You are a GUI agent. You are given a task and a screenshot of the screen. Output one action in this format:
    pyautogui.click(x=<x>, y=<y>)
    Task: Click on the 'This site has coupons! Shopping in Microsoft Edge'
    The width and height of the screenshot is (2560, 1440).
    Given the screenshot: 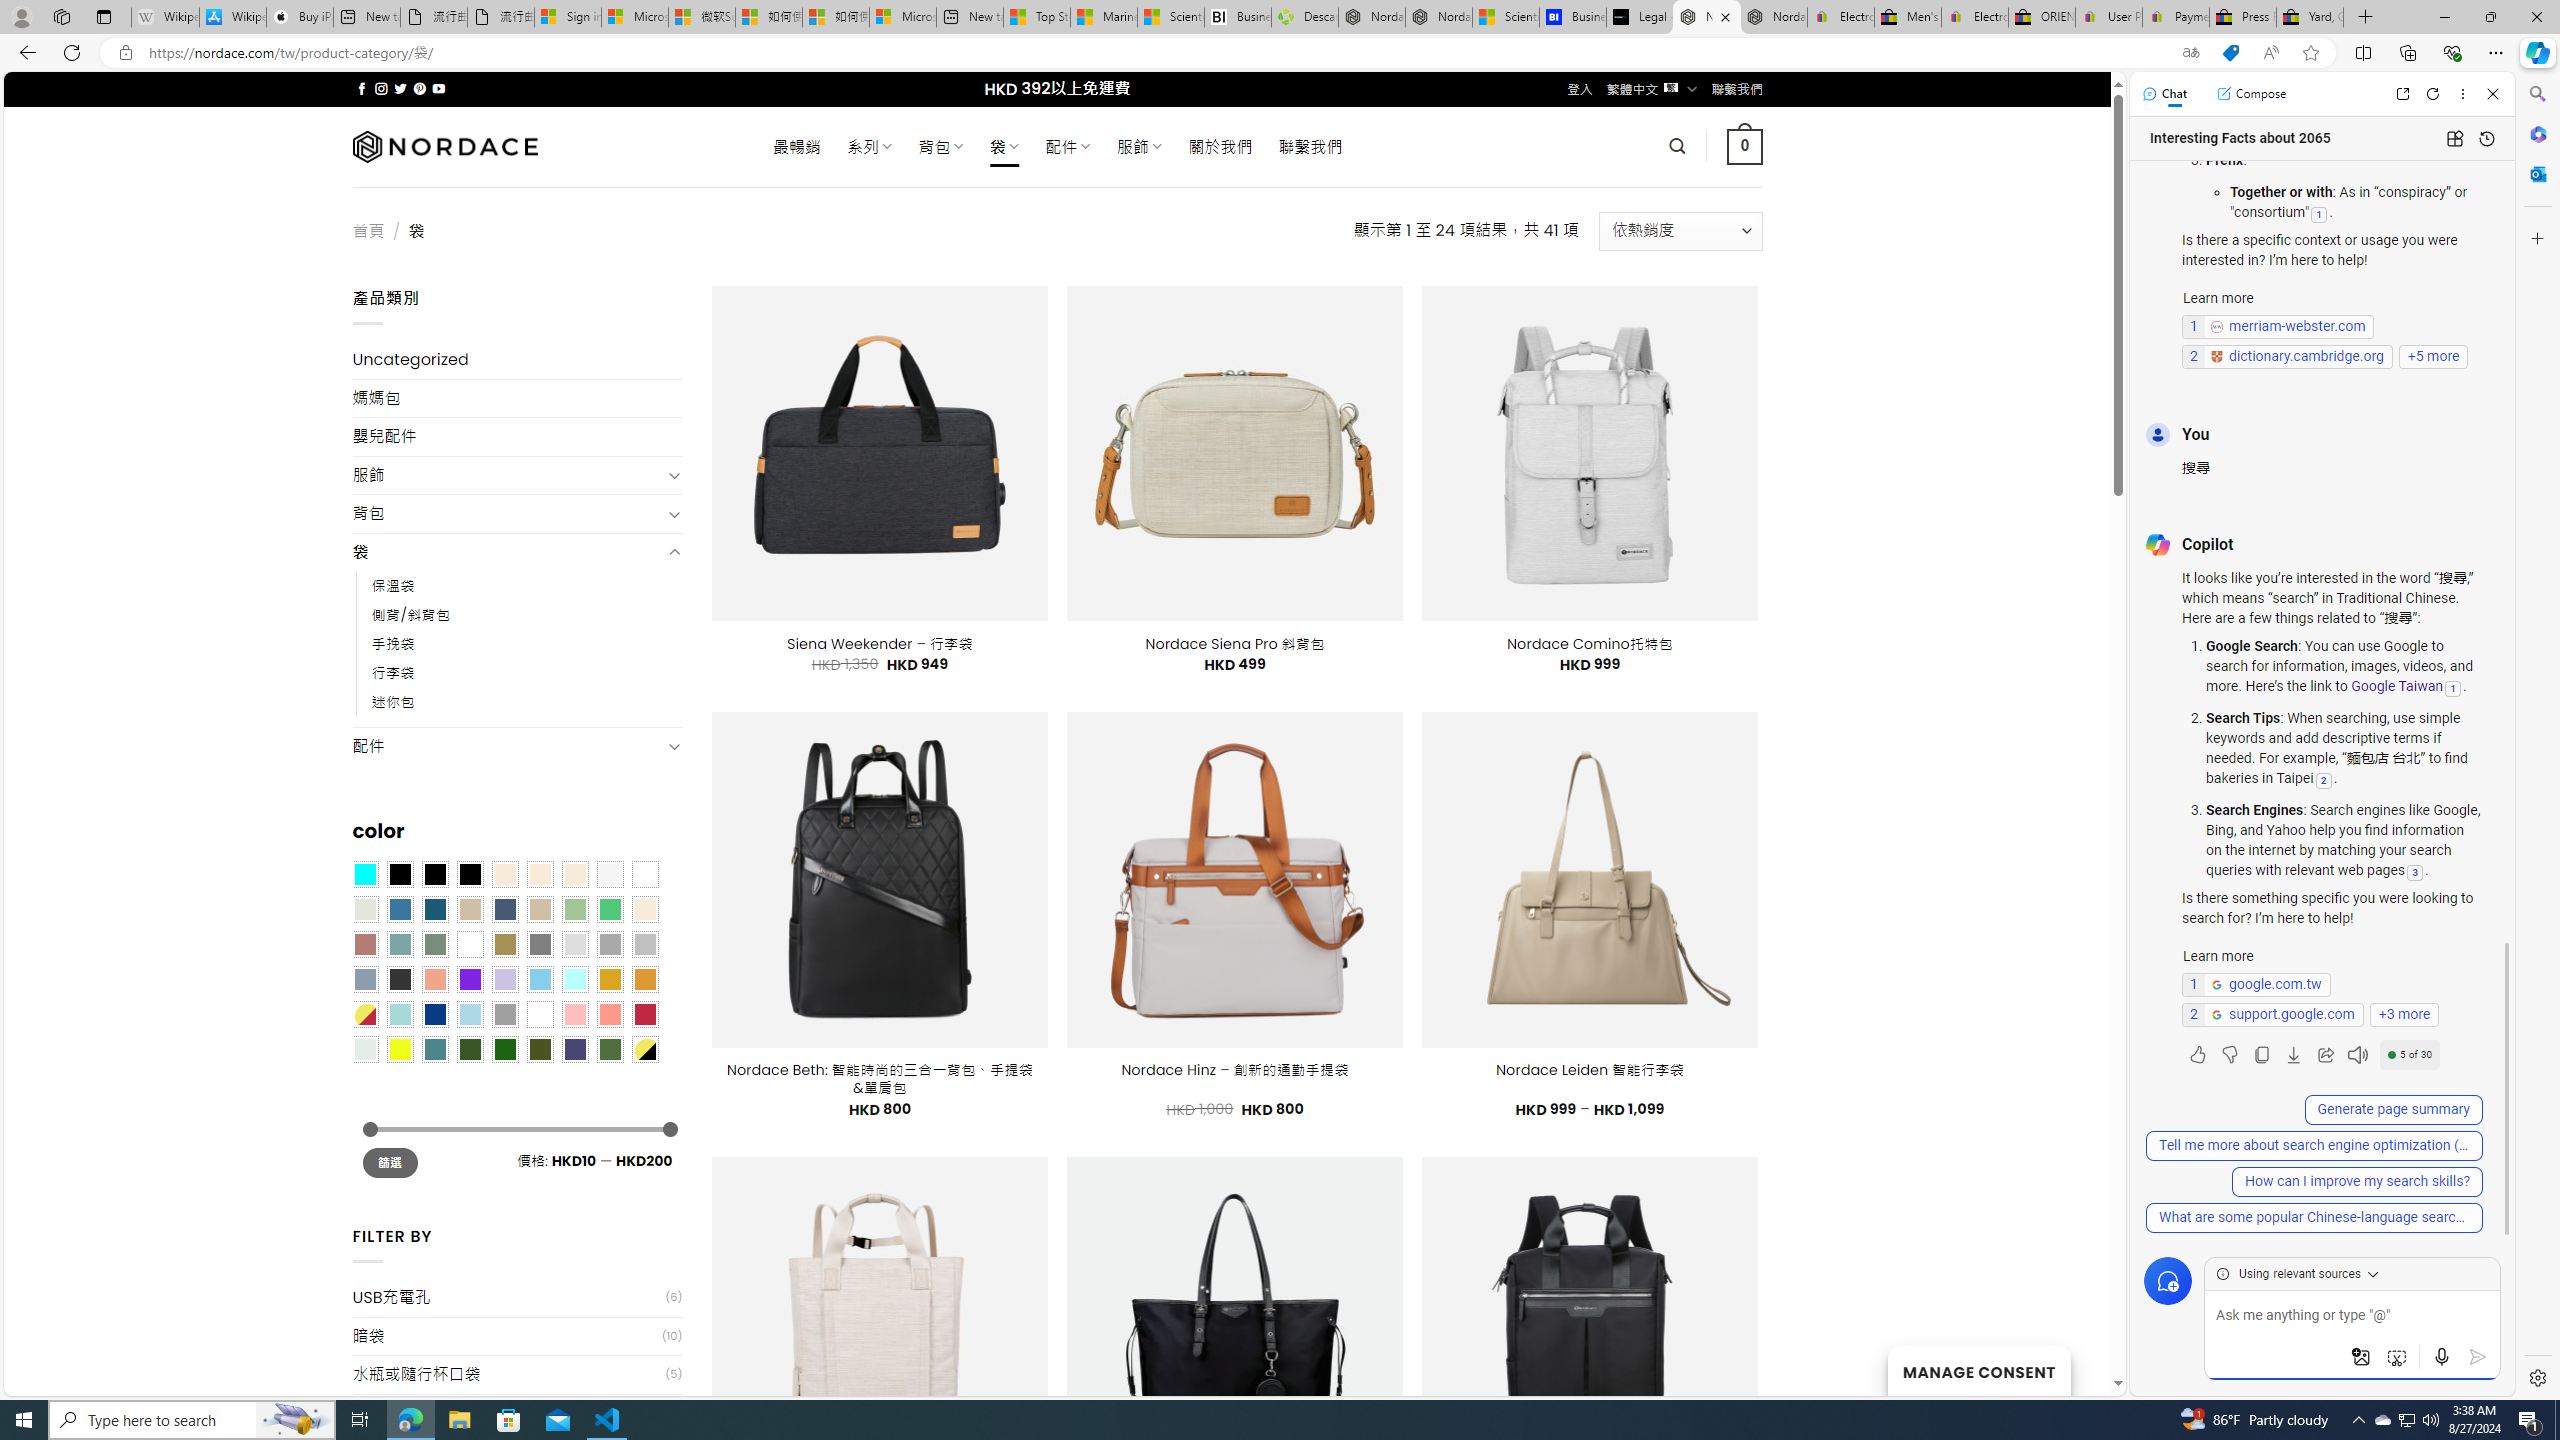 What is the action you would take?
    pyautogui.click(x=2230, y=53)
    